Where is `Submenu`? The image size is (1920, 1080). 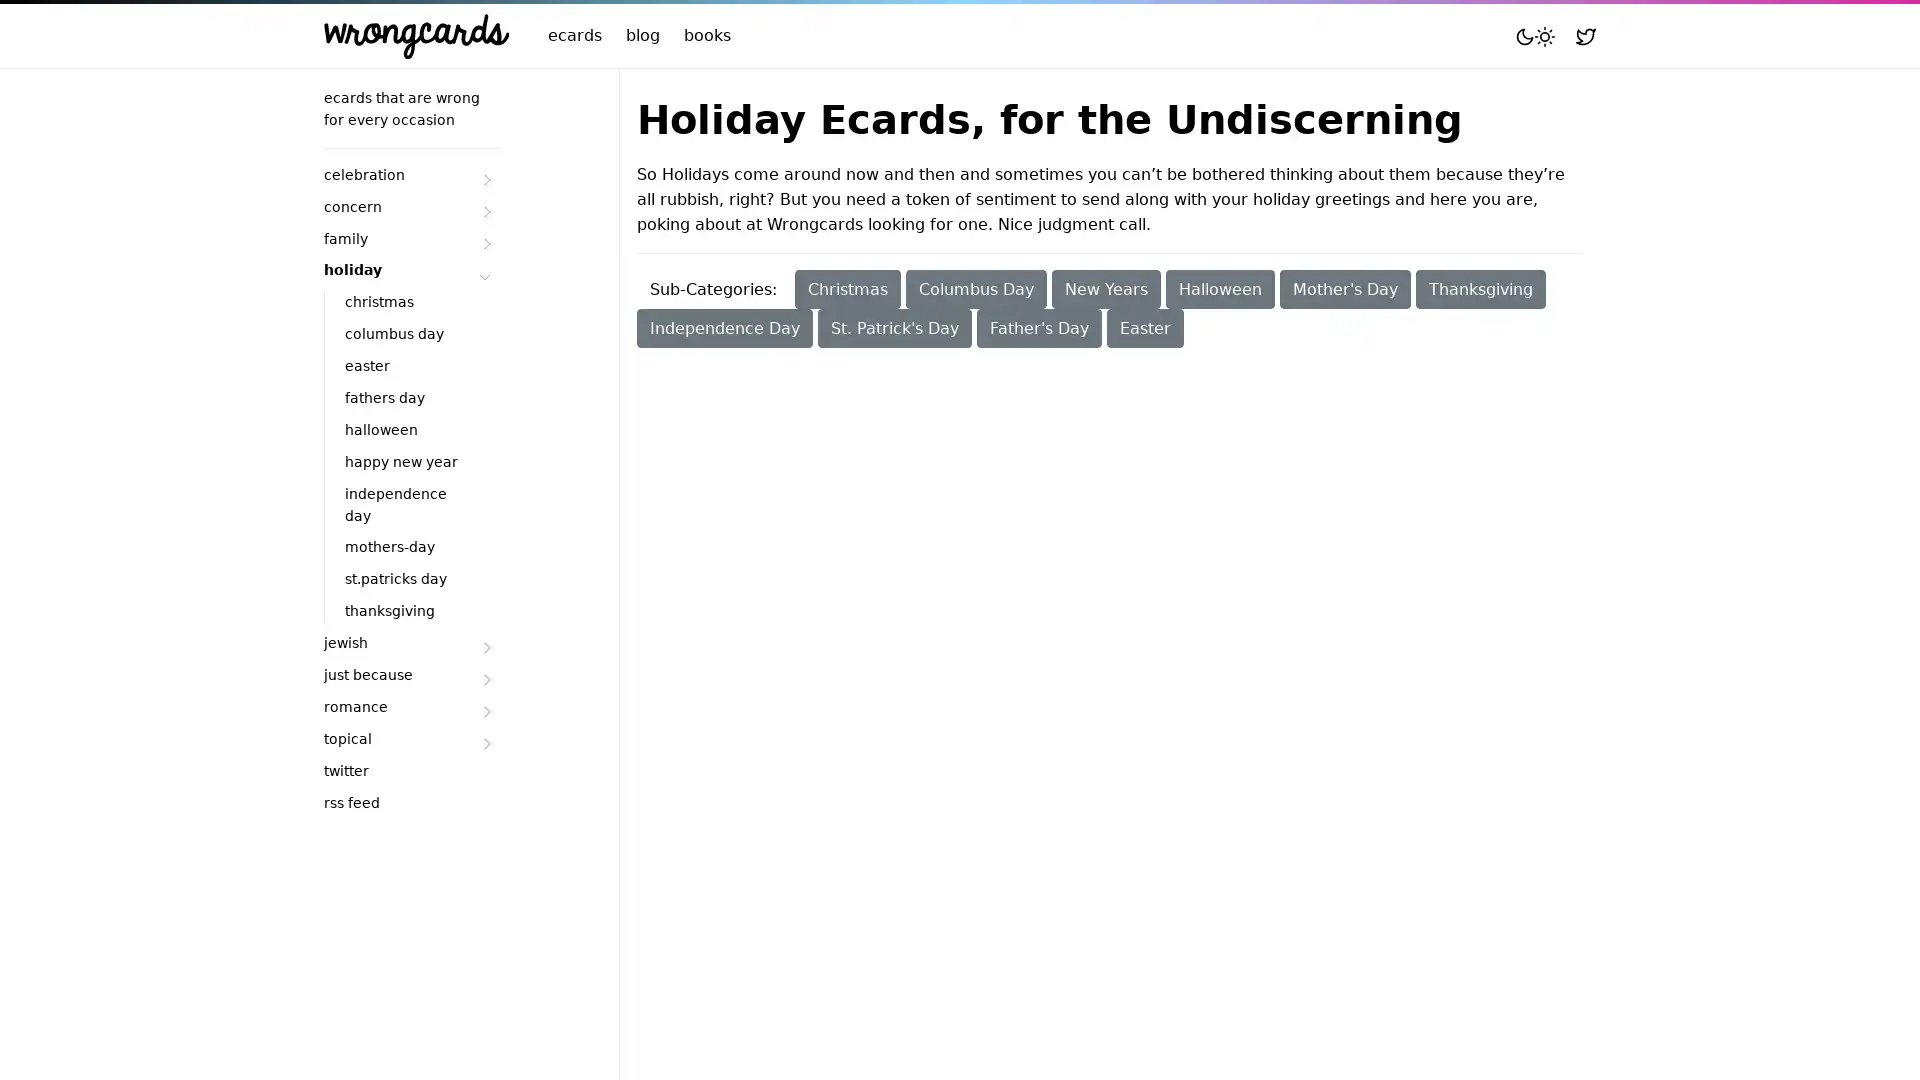 Submenu is located at coordinates (484, 648).